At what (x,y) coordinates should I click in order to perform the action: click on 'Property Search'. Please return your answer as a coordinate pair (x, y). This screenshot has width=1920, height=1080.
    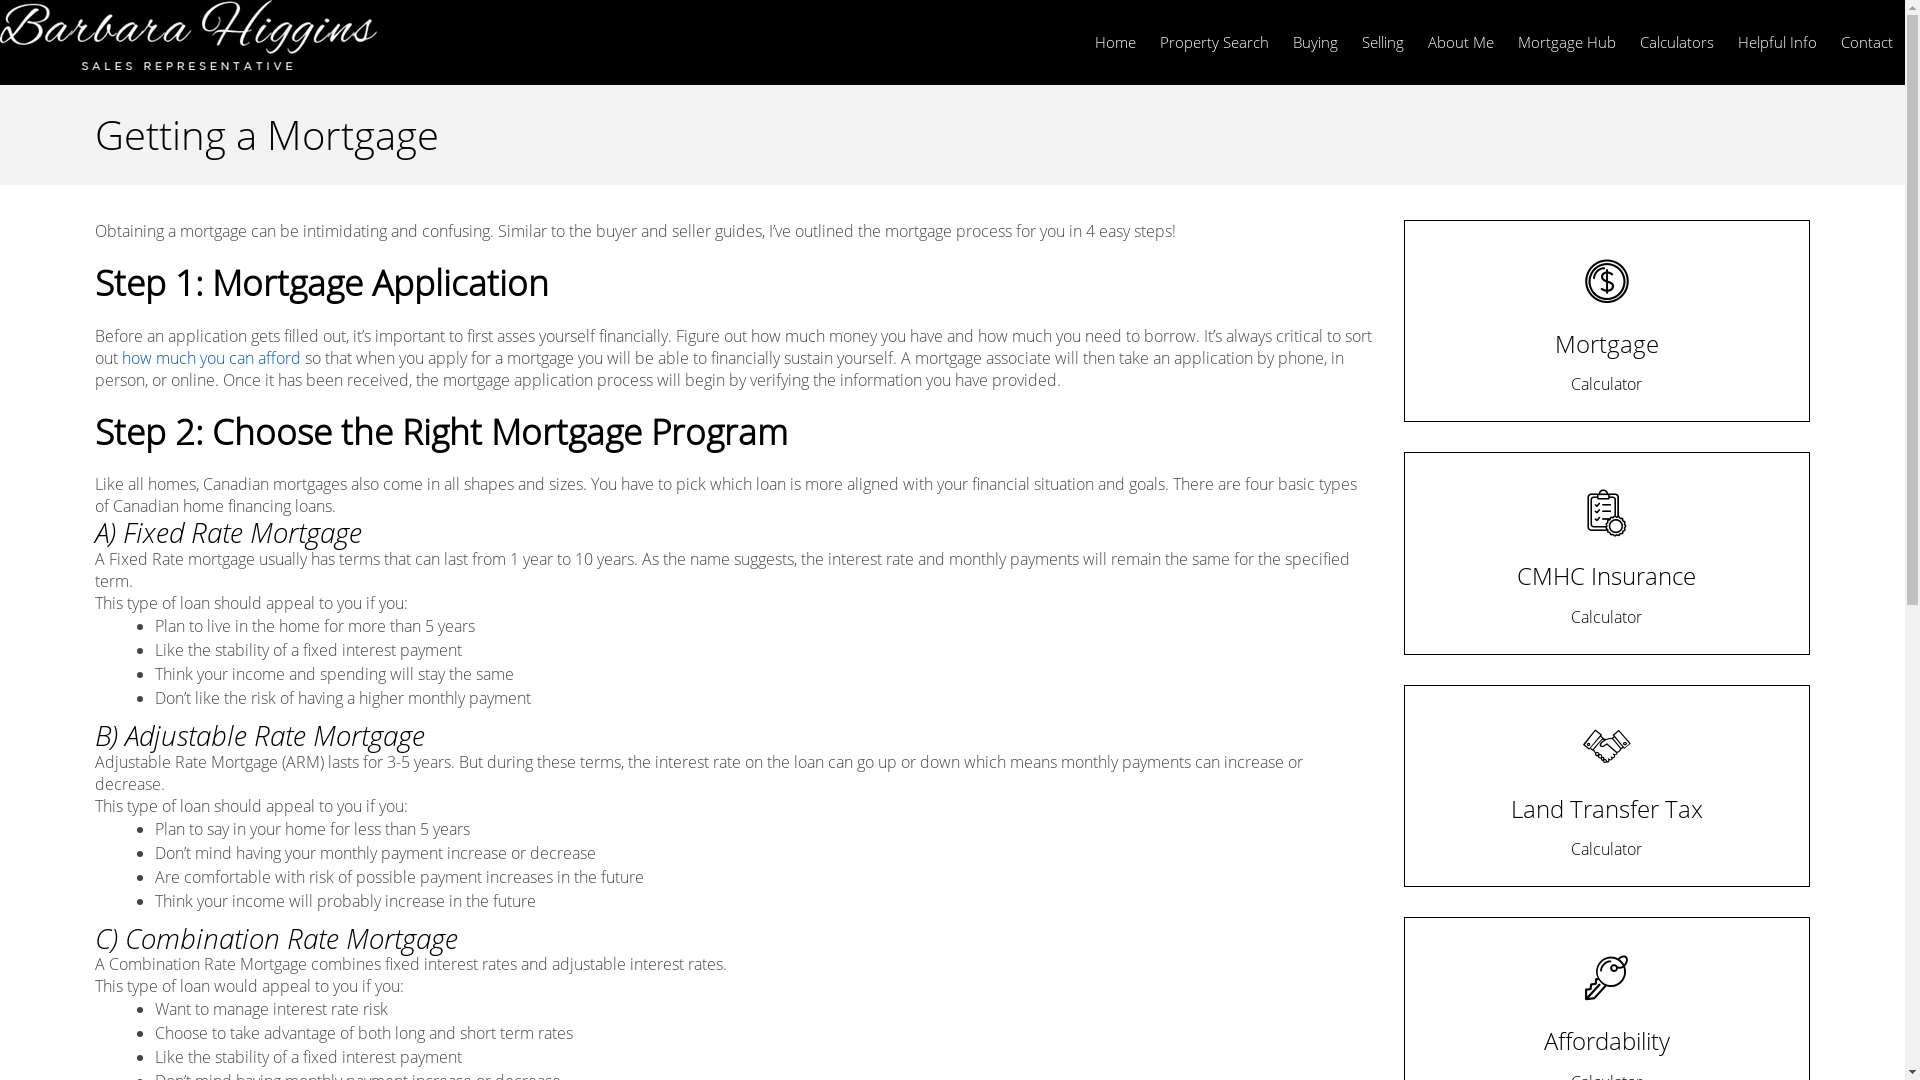
    Looking at the image, I should click on (1213, 42).